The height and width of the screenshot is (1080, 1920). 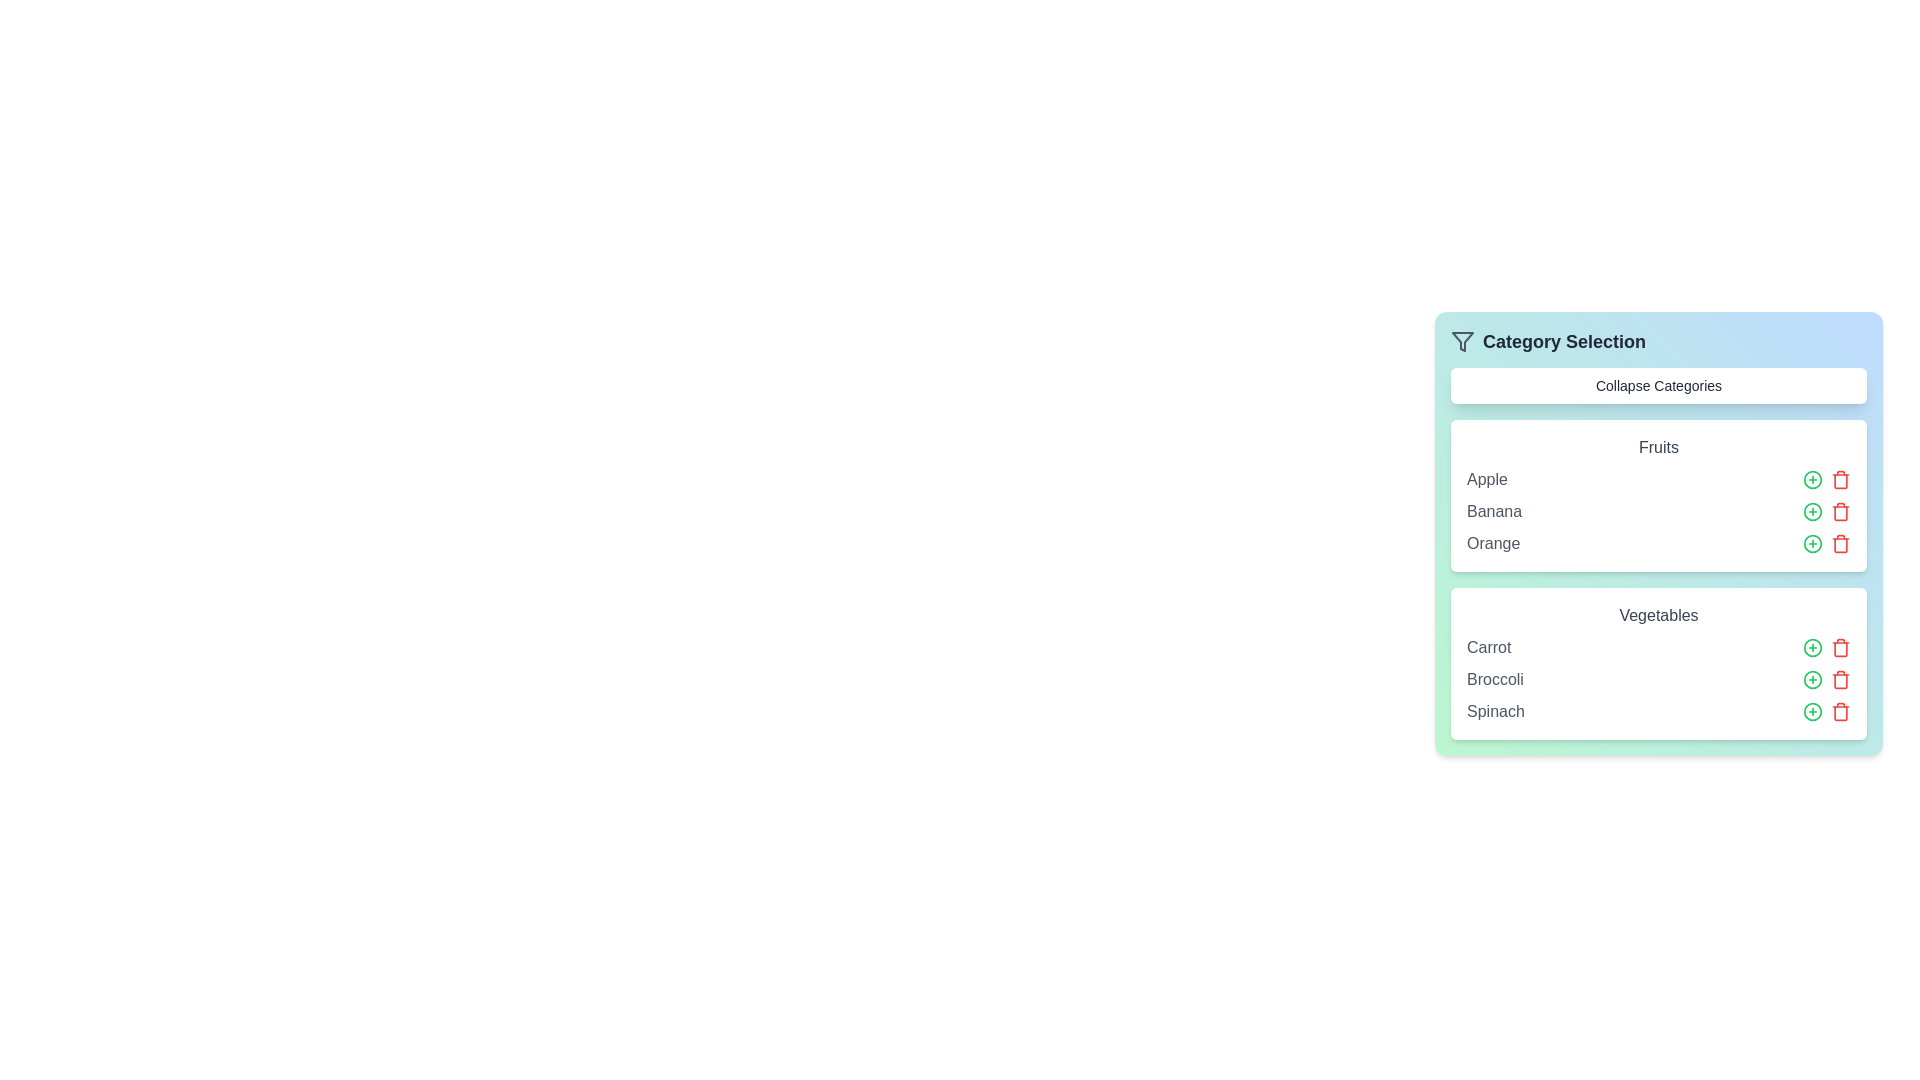 What do you see at coordinates (1840, 479) in the screenshot?
I see `the trash icon next to the item Apple to remove it from the list` at bounding box center [1840, 479].